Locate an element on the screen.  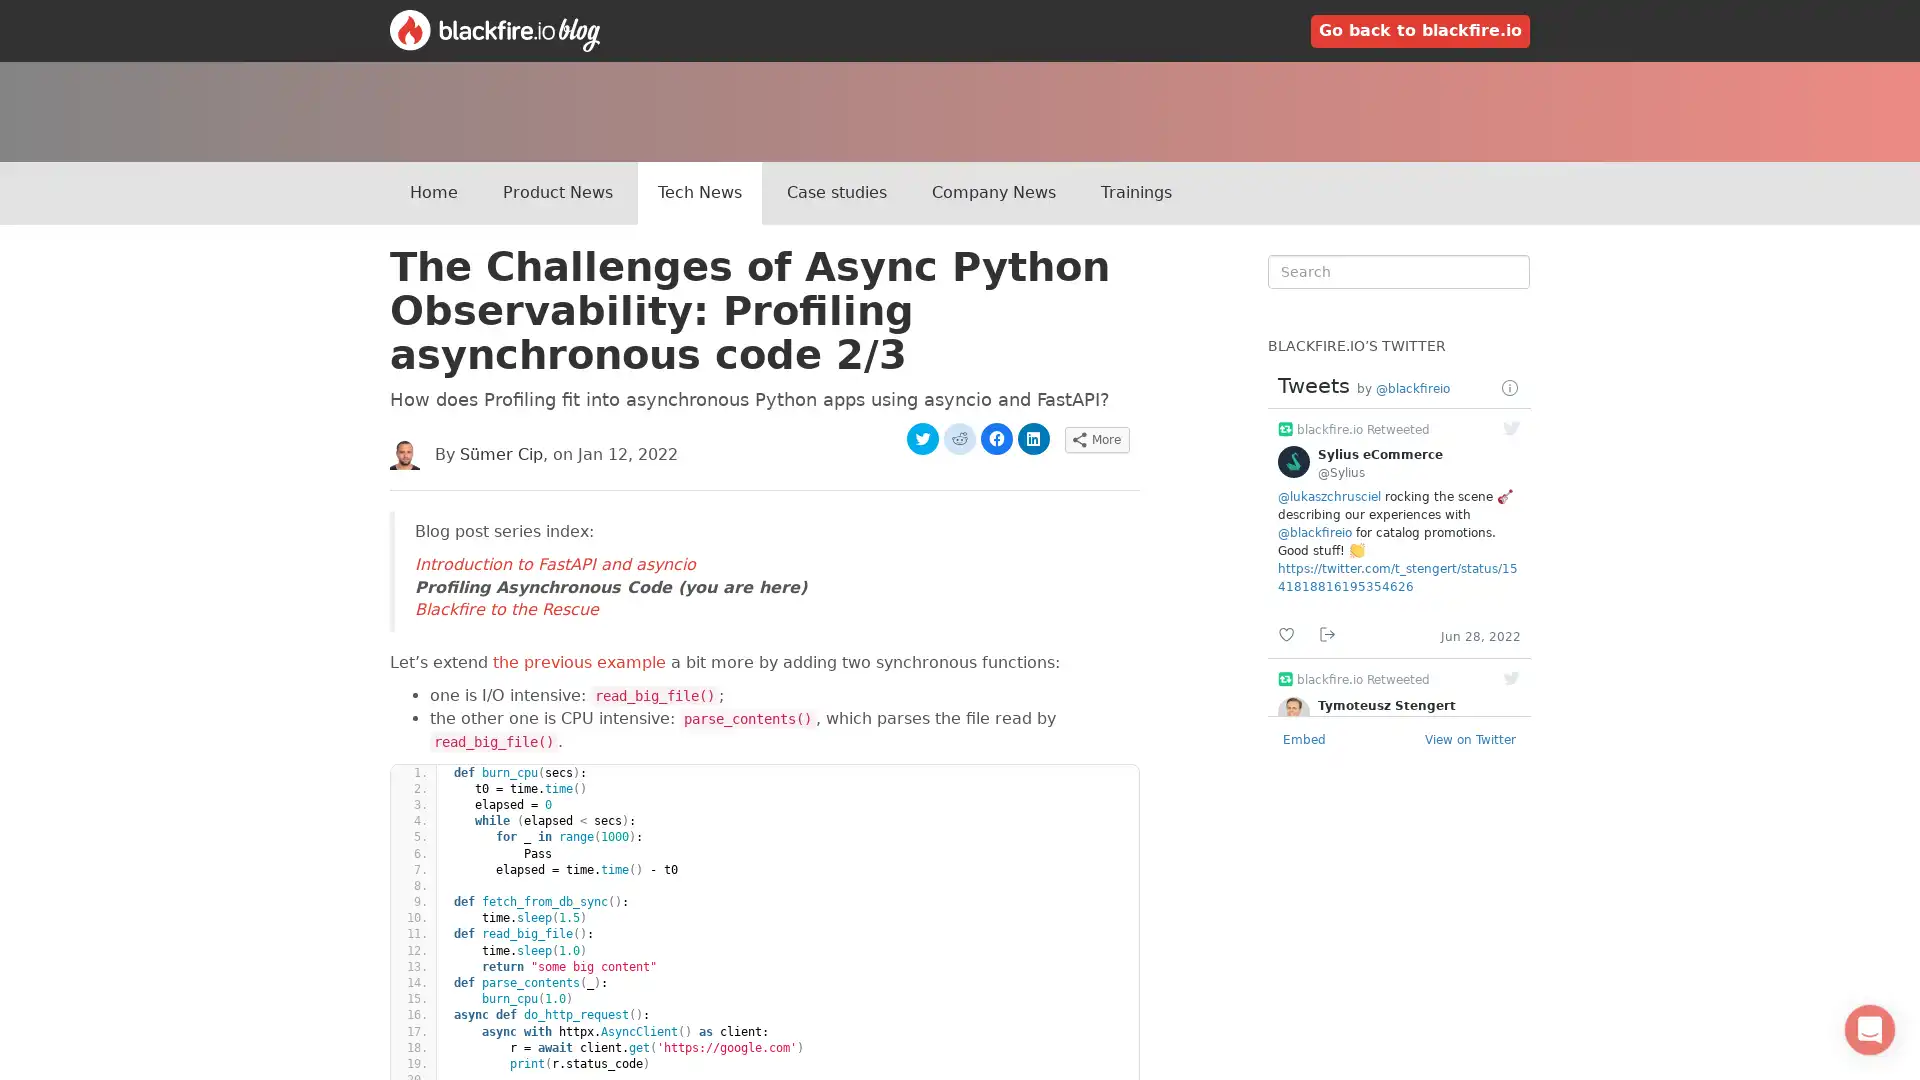
Open Intercom Messenger is located at coordinates (1869, 1029).